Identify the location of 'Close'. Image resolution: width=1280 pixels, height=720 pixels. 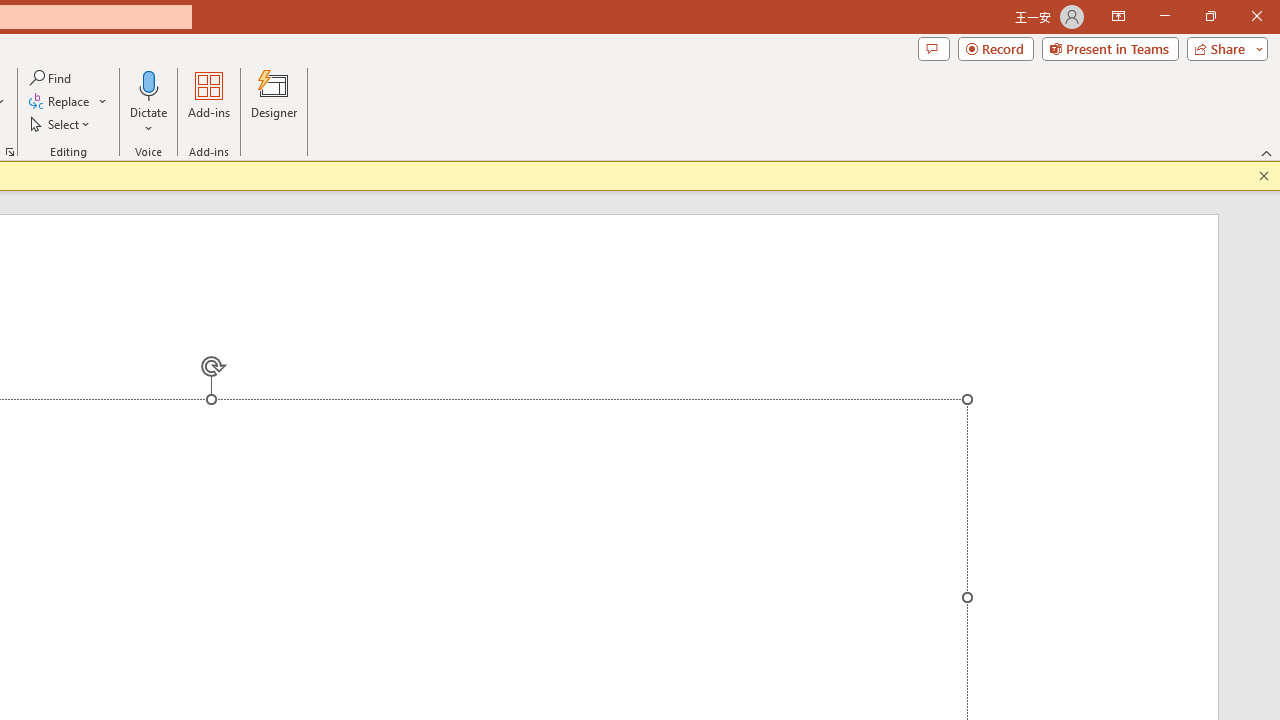
(1255, 16).